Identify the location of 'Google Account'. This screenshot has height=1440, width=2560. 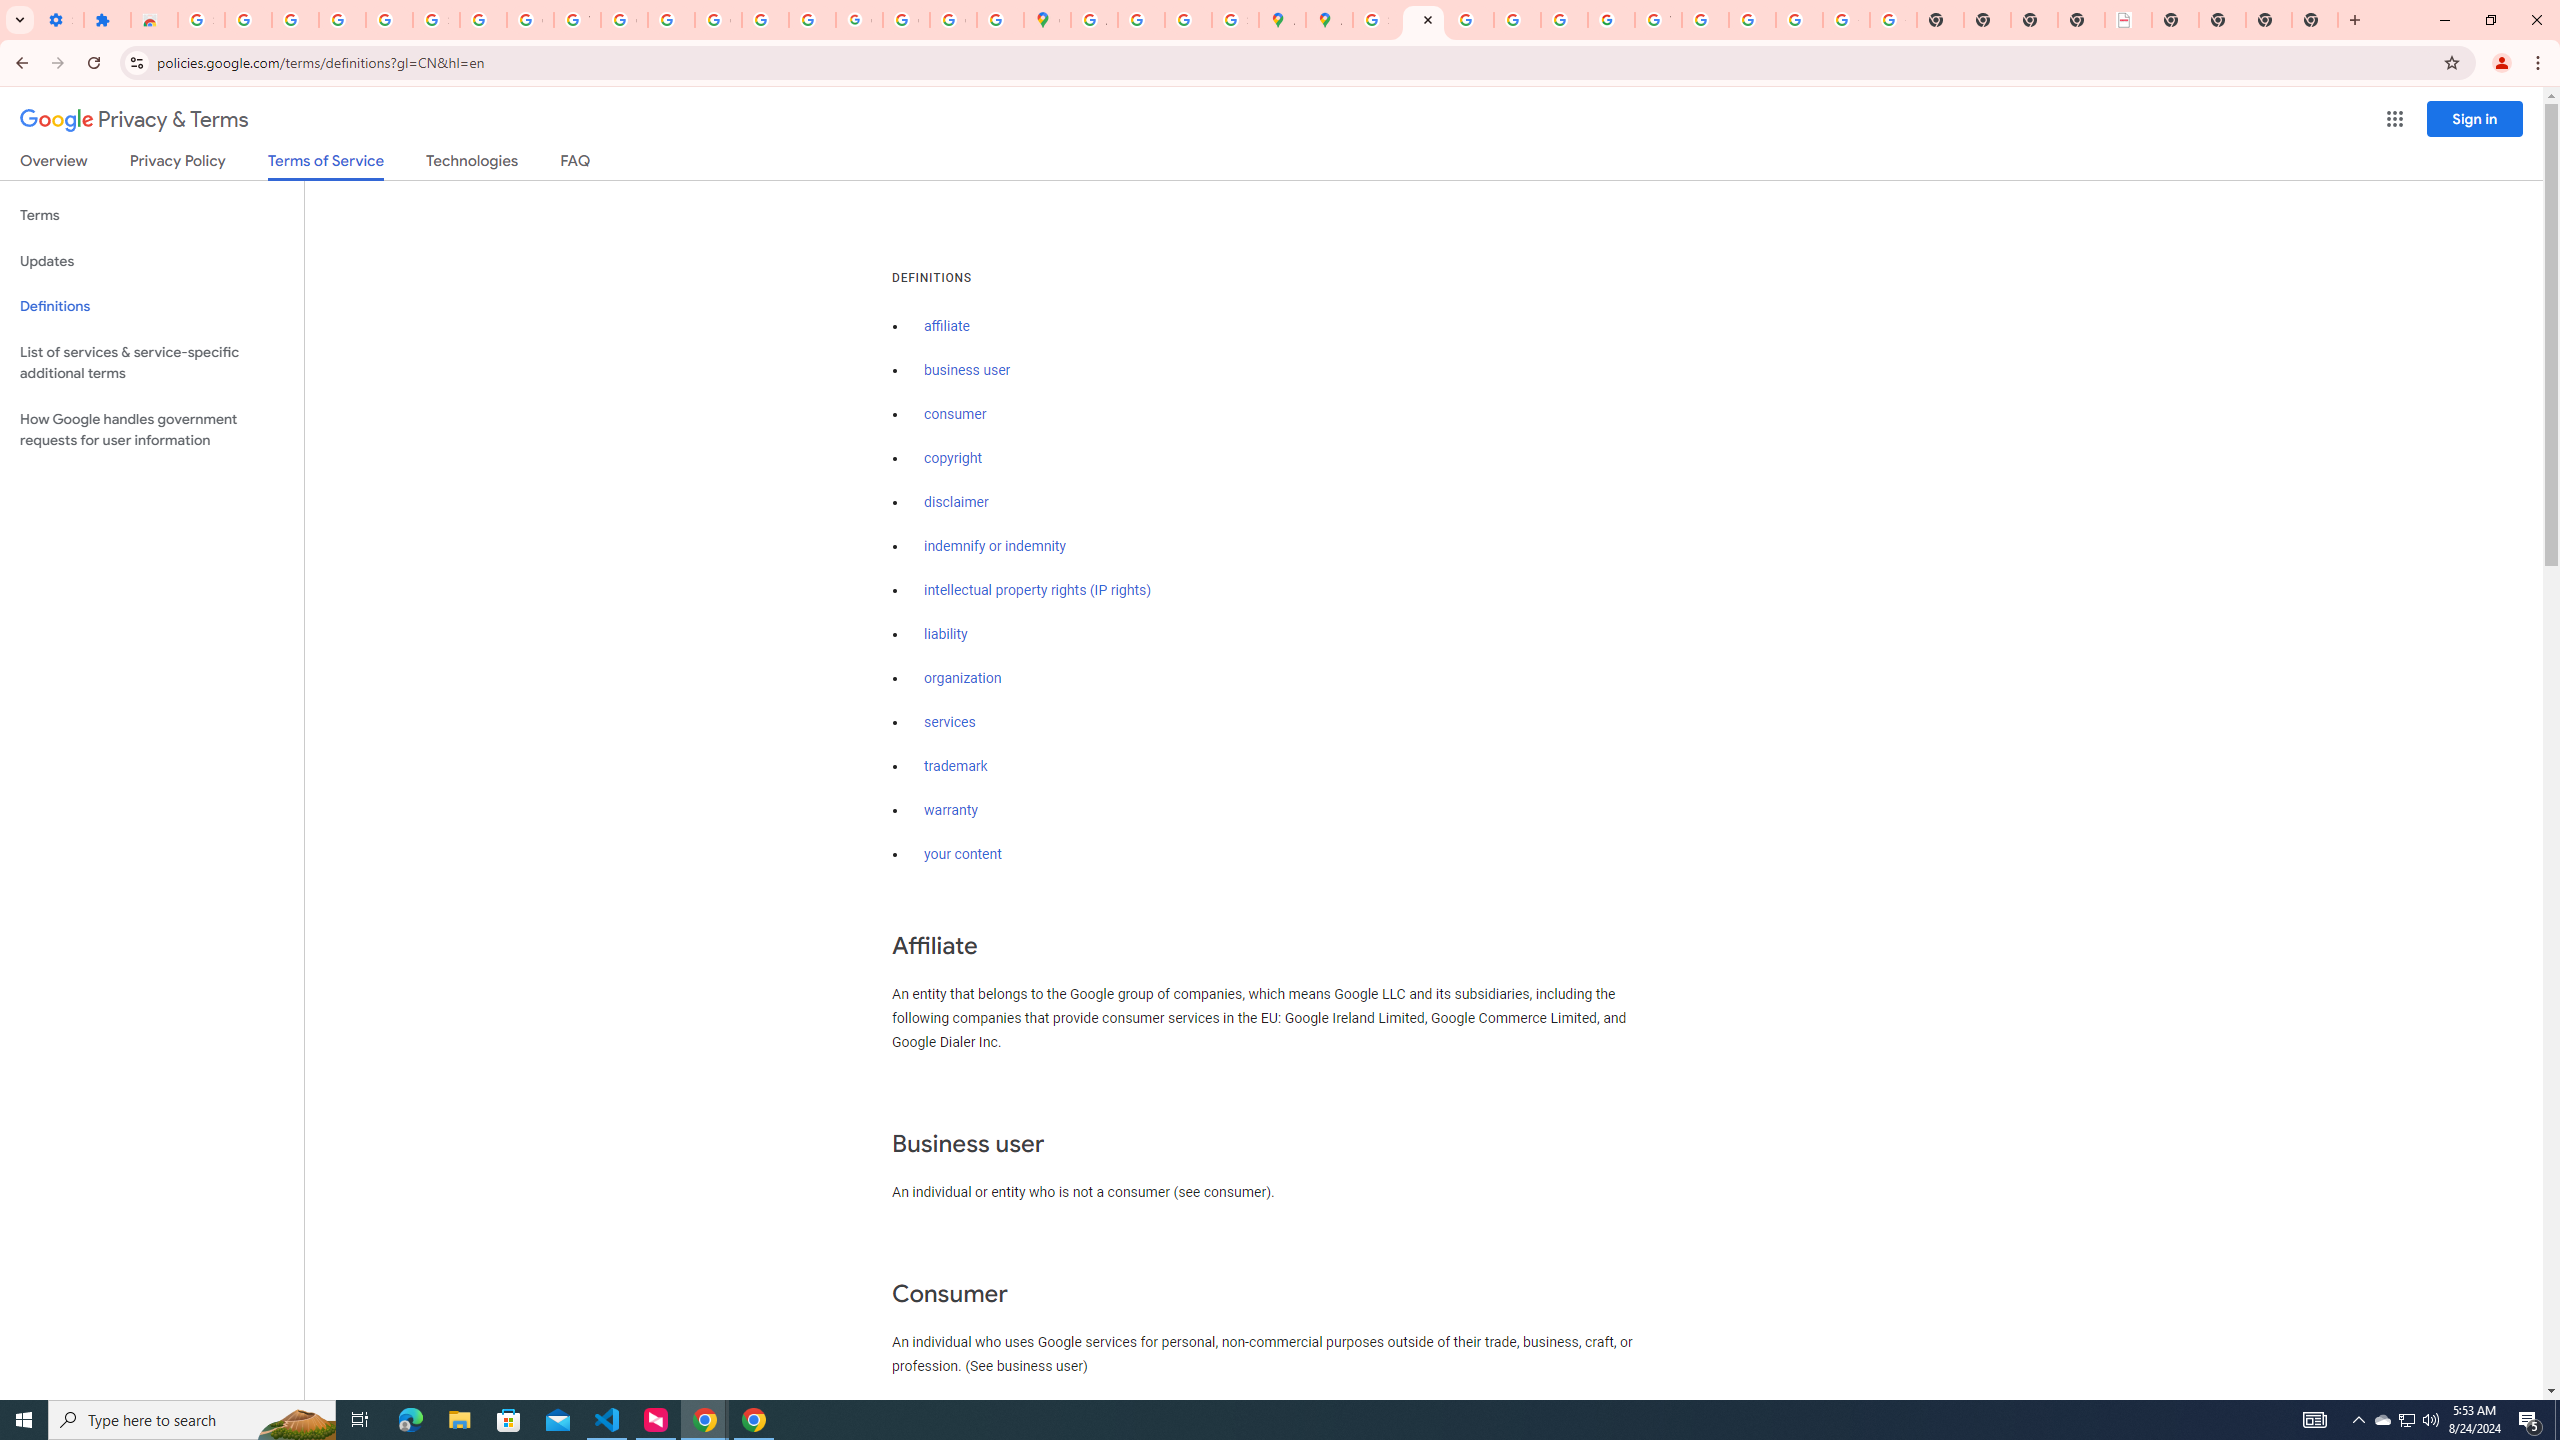
(530, 19).